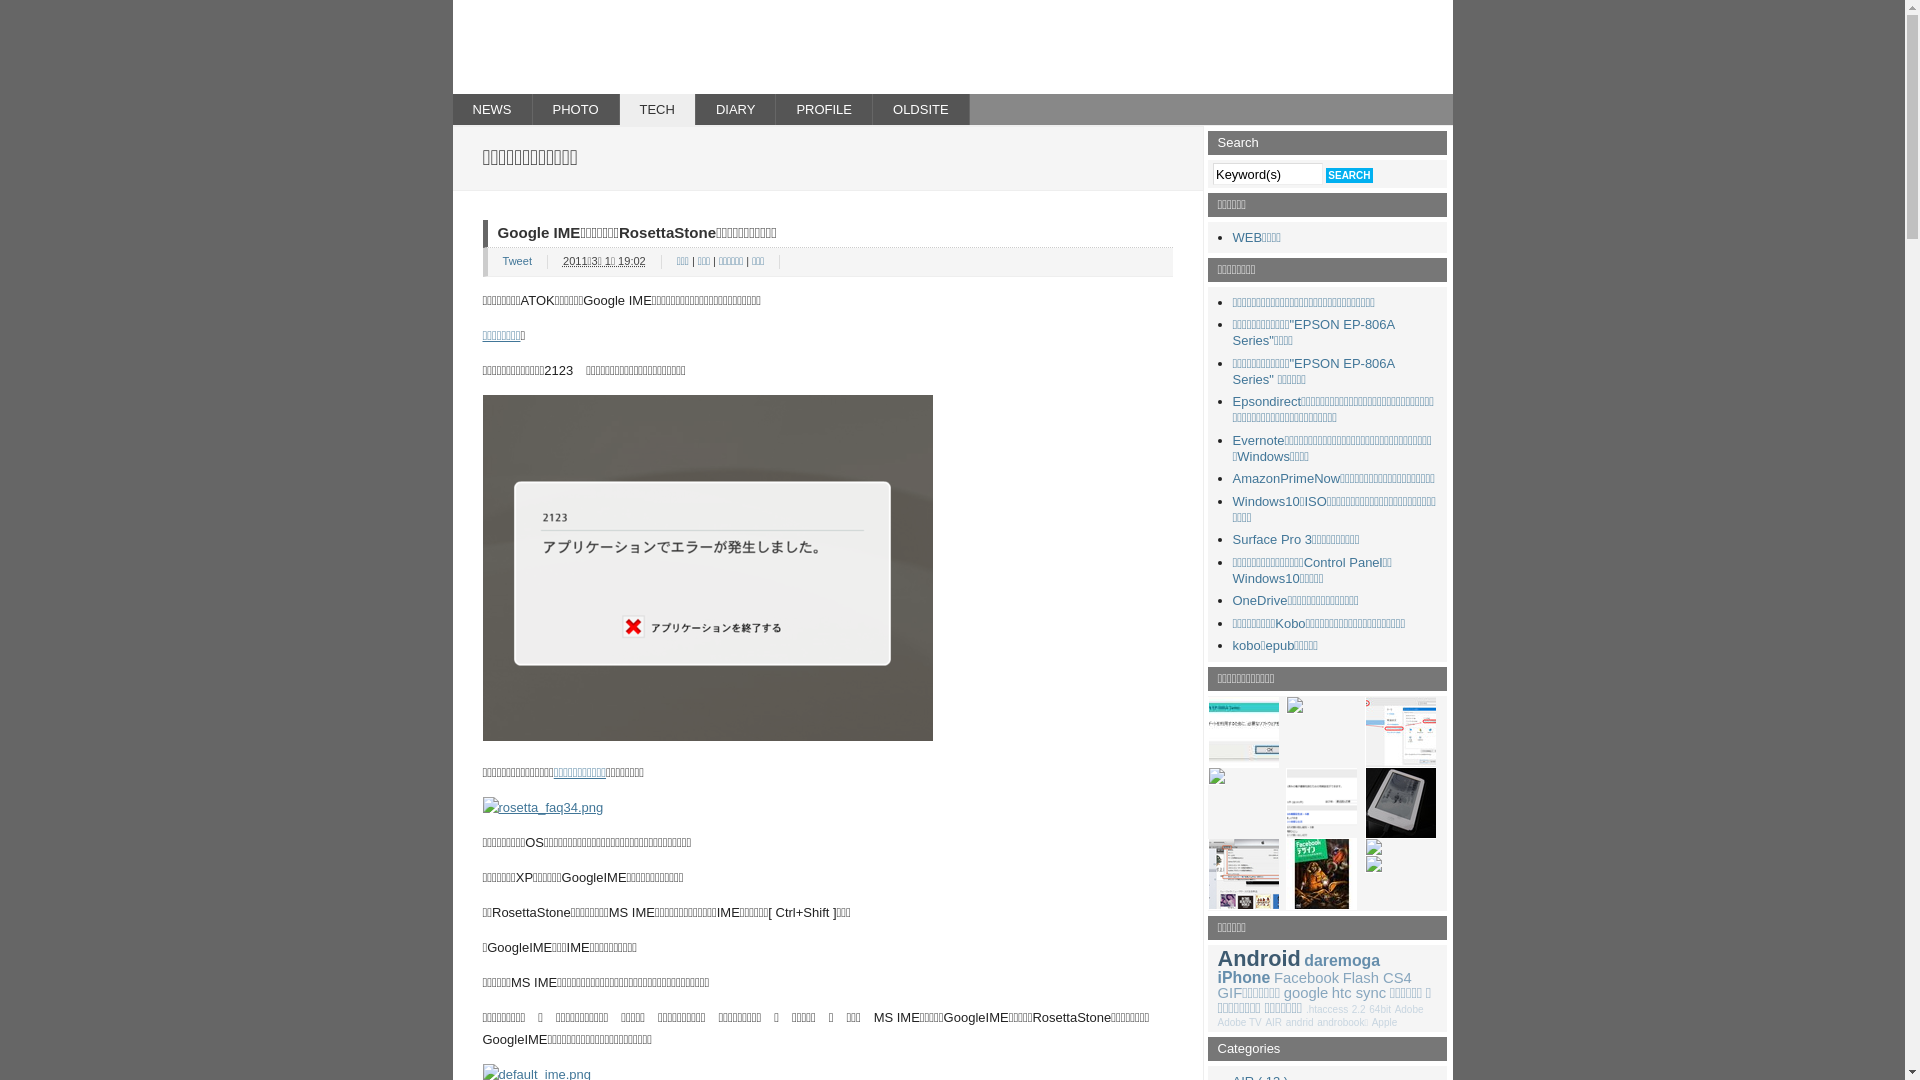 The width and height of the screenshot is (1920, 1080). I want to click on 'NEWS', so click(450, 109).